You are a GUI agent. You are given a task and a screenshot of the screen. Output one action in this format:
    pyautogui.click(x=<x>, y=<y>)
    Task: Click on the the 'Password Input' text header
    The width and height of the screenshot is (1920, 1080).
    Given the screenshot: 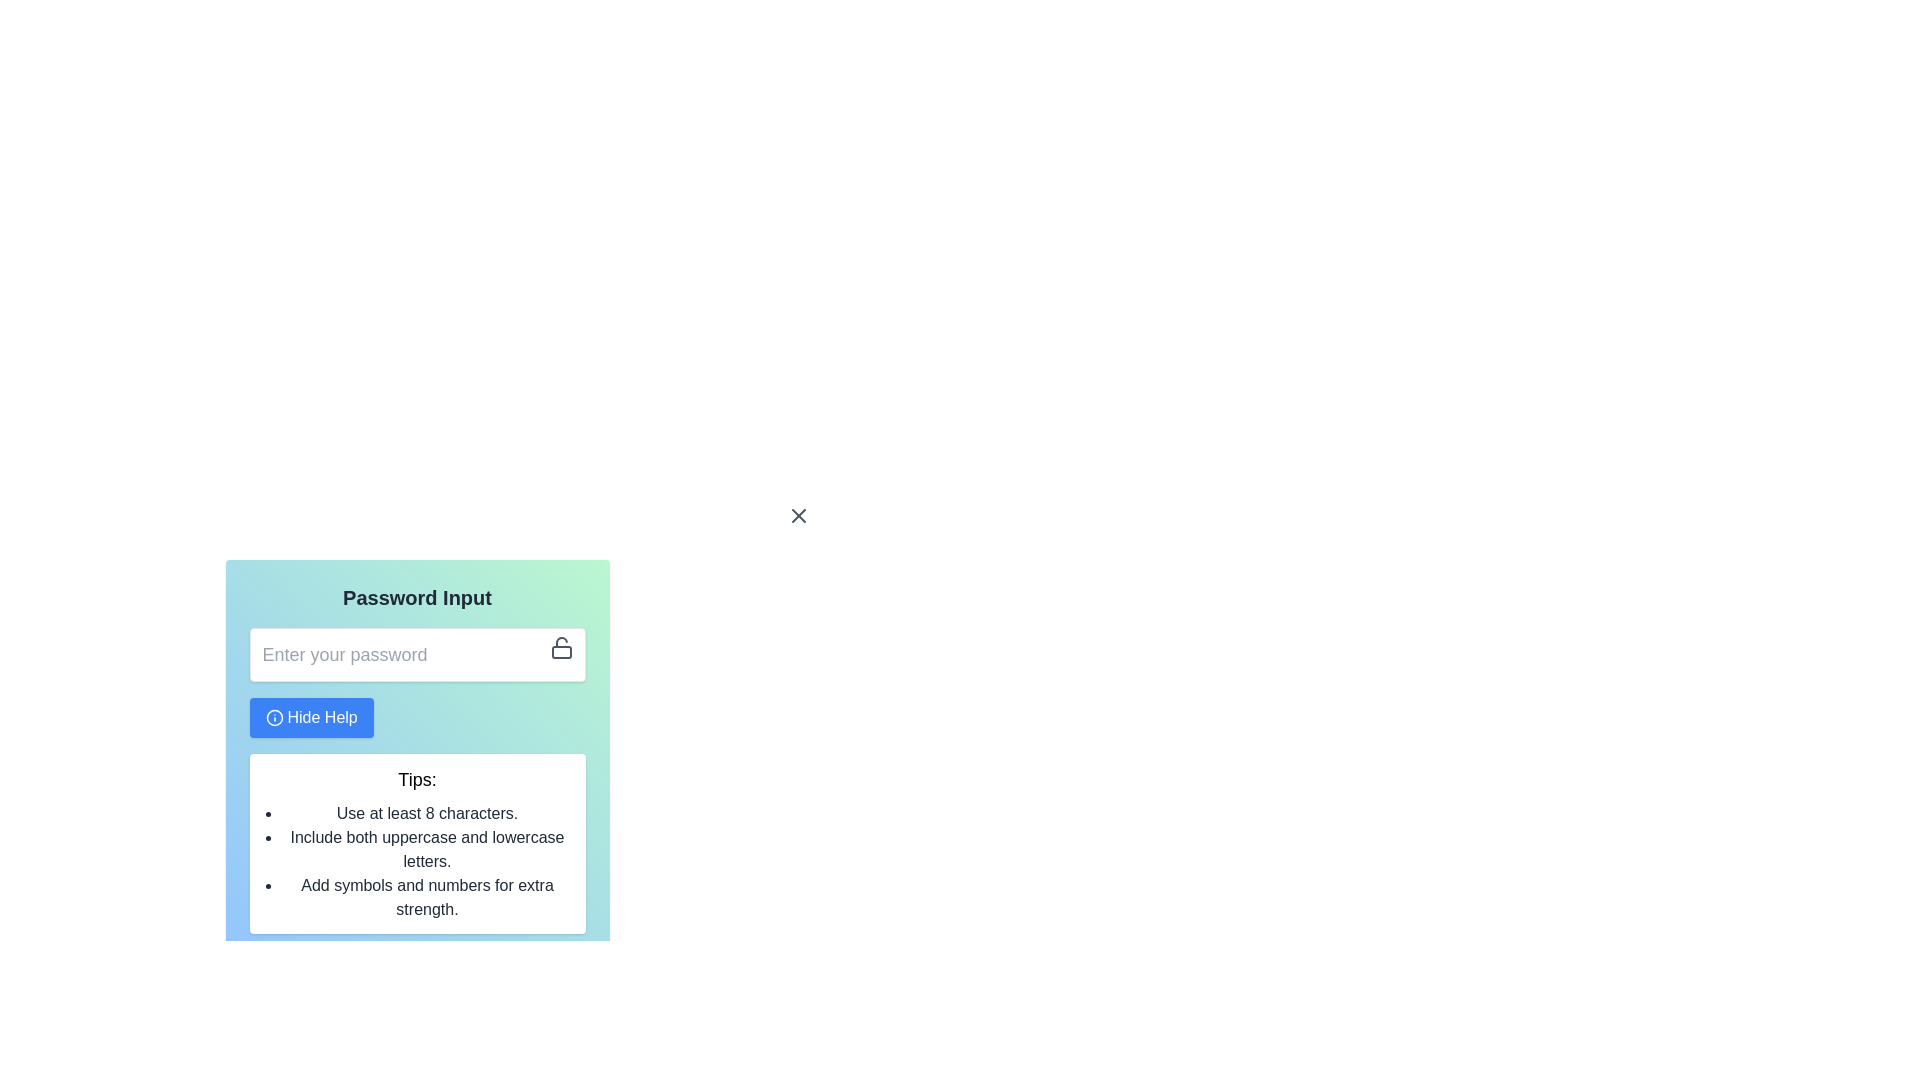 What is the action you would take?
    pyautogui.click(x=416, y=596)
    